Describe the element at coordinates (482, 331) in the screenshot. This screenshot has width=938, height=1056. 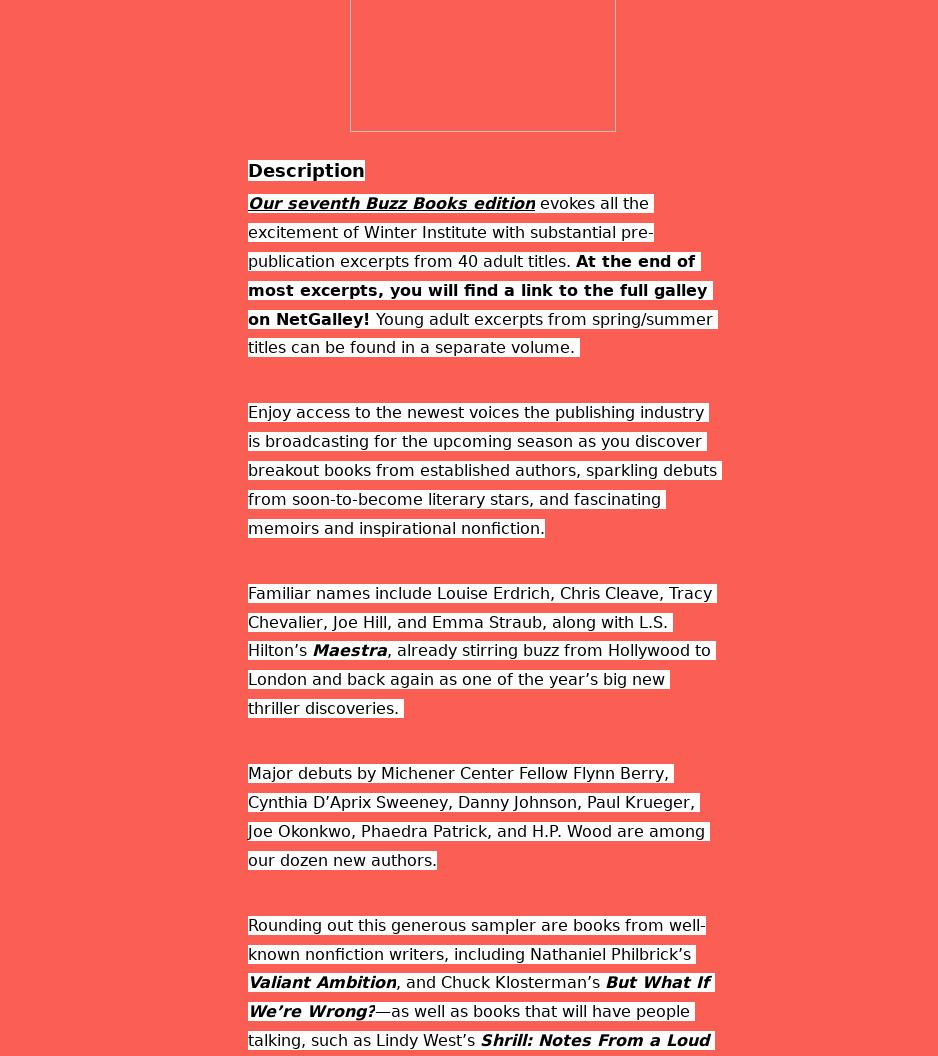
I see `'Young adult excerpts from spring/summer titles can be found in a separate volume.'` at that location.